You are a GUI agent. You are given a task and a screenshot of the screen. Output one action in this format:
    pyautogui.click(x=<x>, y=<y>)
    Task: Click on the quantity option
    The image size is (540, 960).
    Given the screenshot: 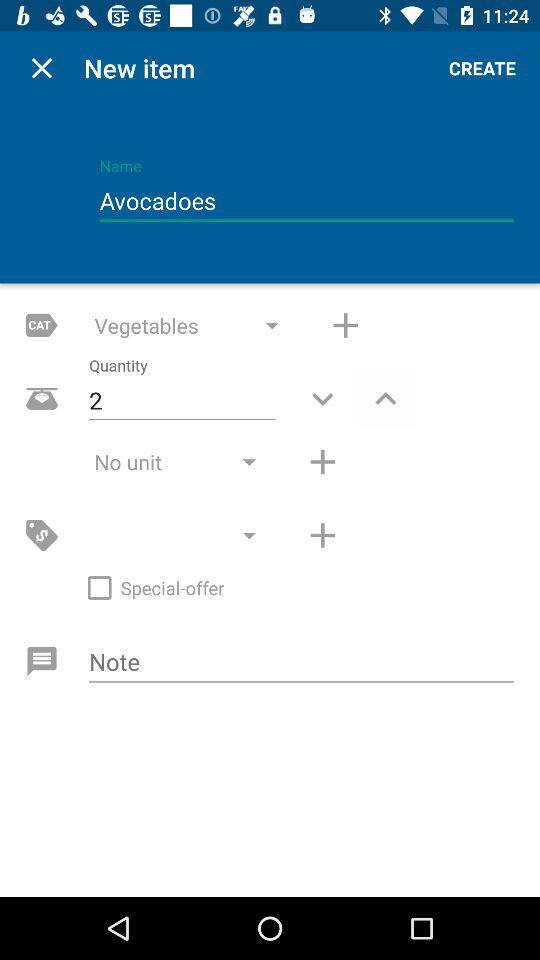 What is the action you would take?
    pyautogui.click(x=385, y=397)
    